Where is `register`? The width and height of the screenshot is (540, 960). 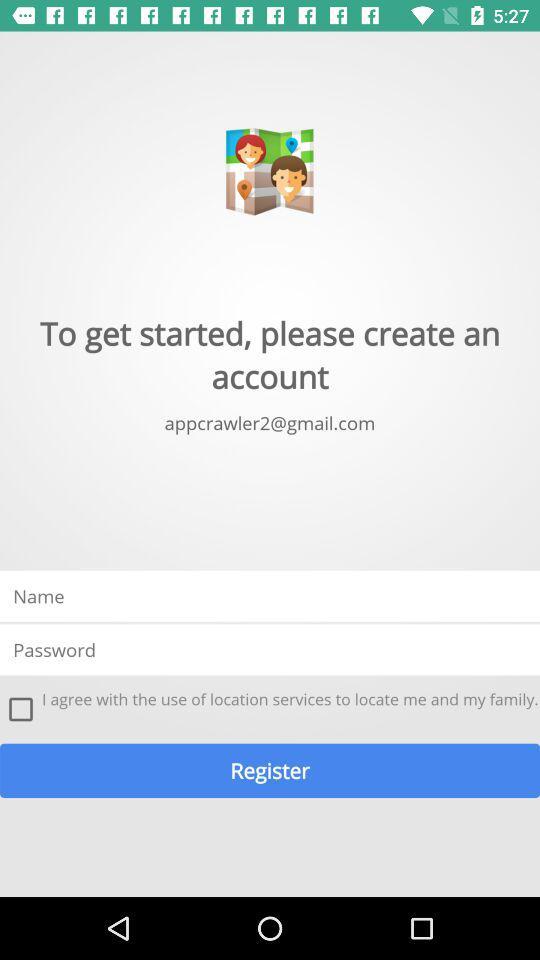 register is located at coordinates (270, 769).